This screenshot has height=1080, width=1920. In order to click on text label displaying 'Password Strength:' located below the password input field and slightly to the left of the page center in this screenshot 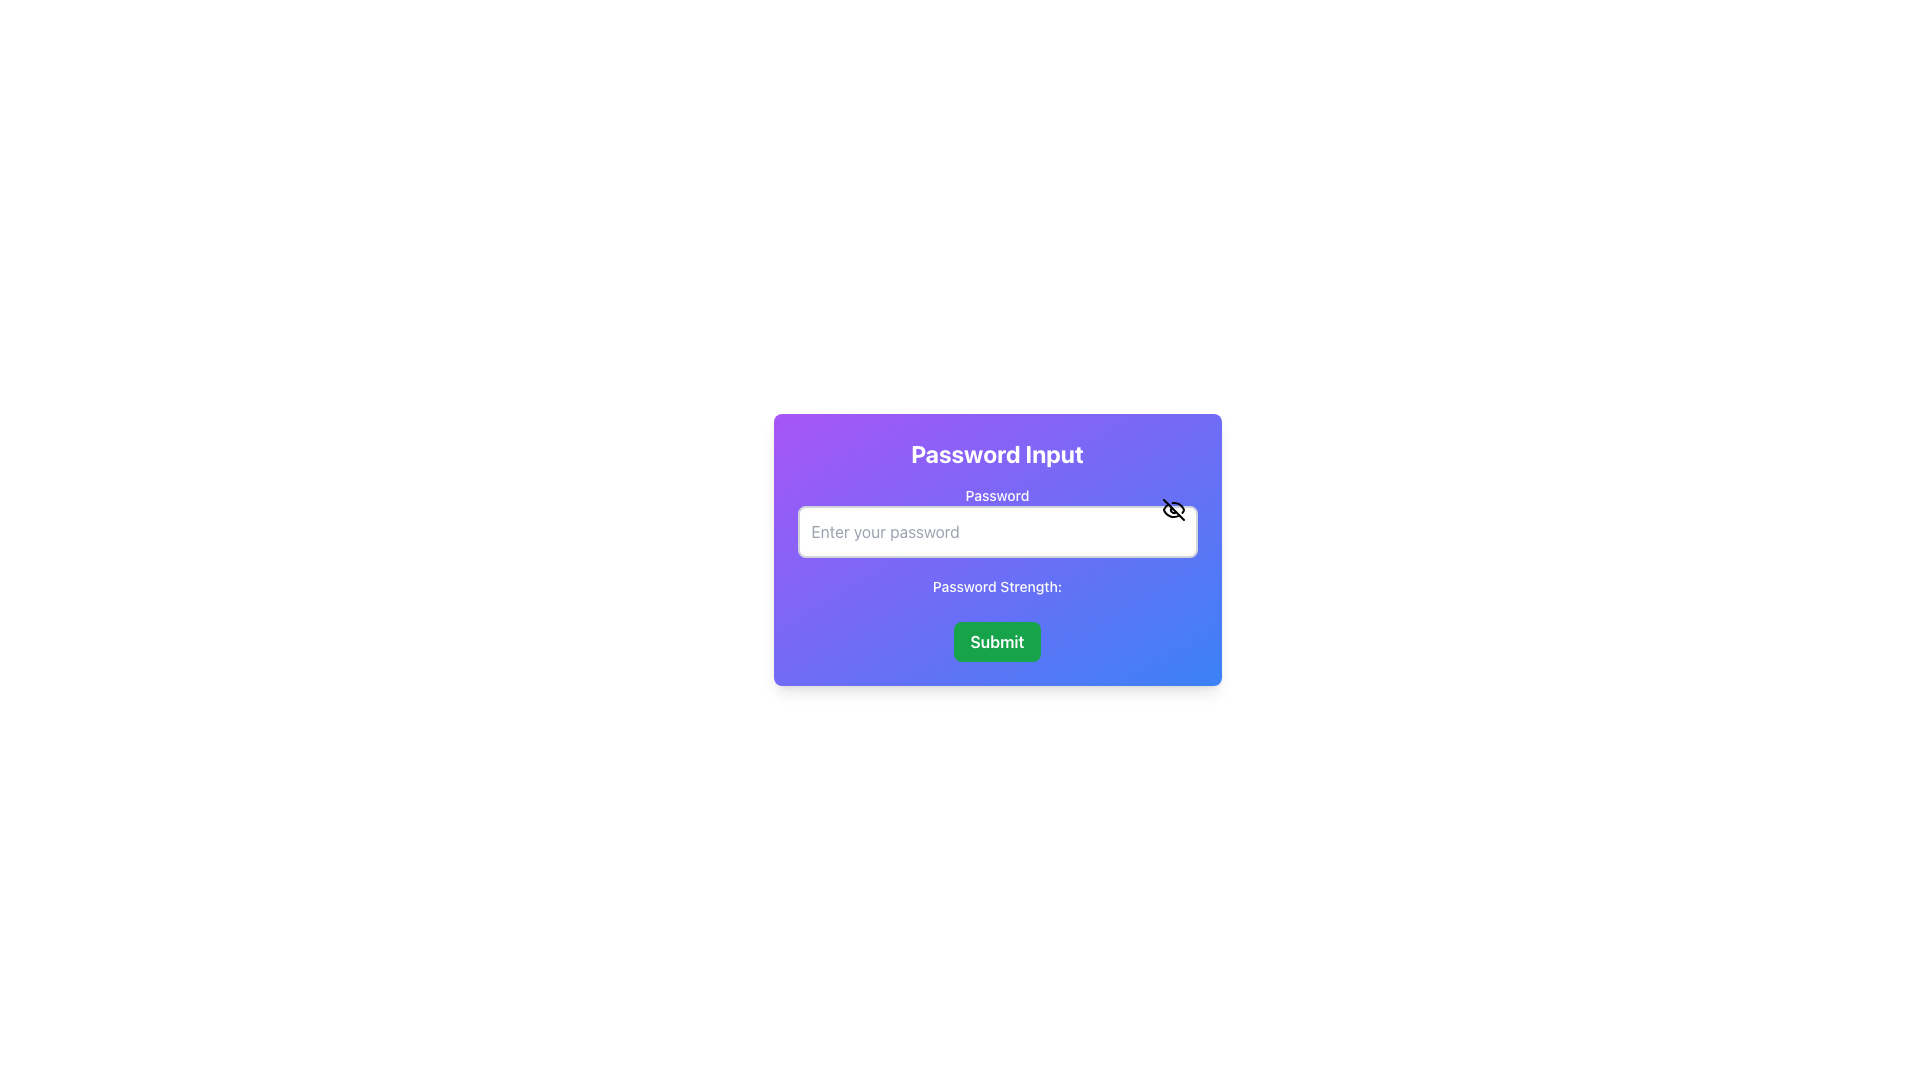, I will do `click(997, 585)`.